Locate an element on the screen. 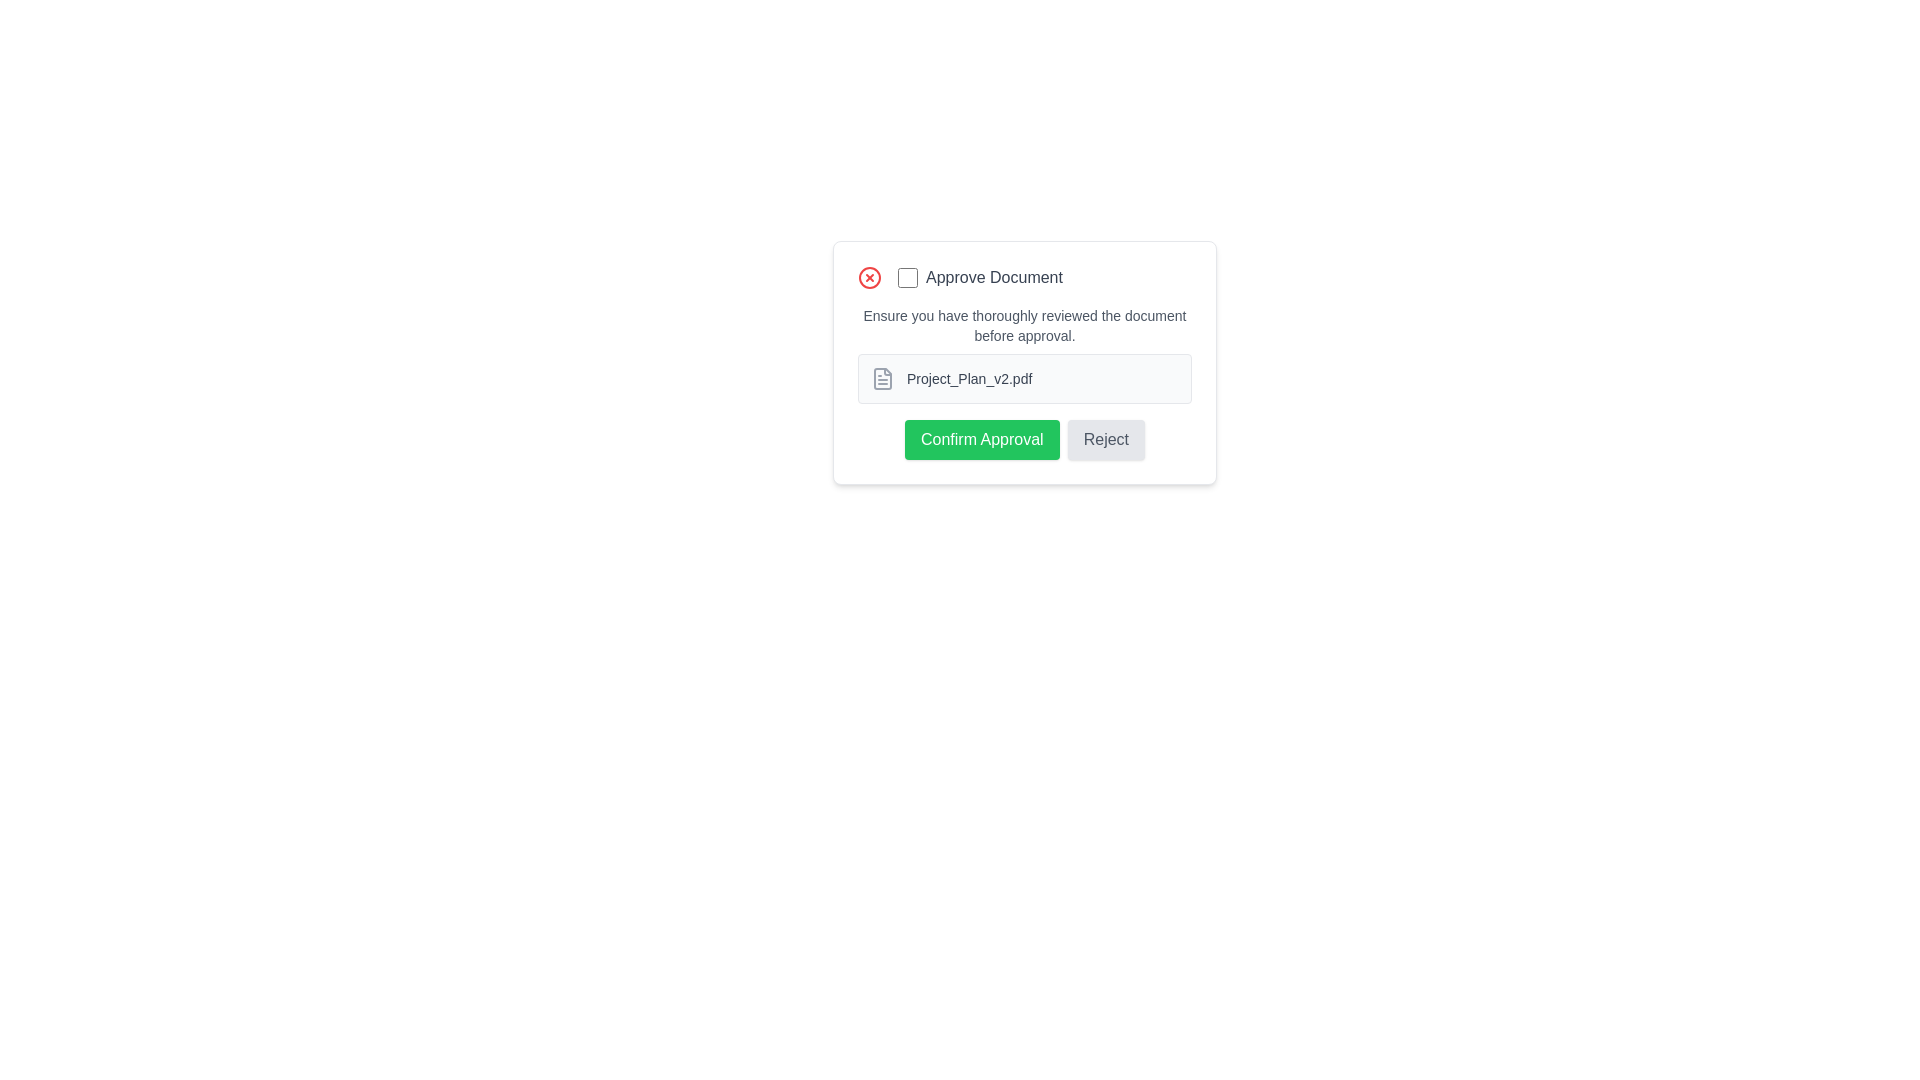 The height and width of the screenshot is (1080, 1920). the small gray document icon located to the left of the text label 'Project_Plan_v2.pdf' is located at coordinates (882, 378).